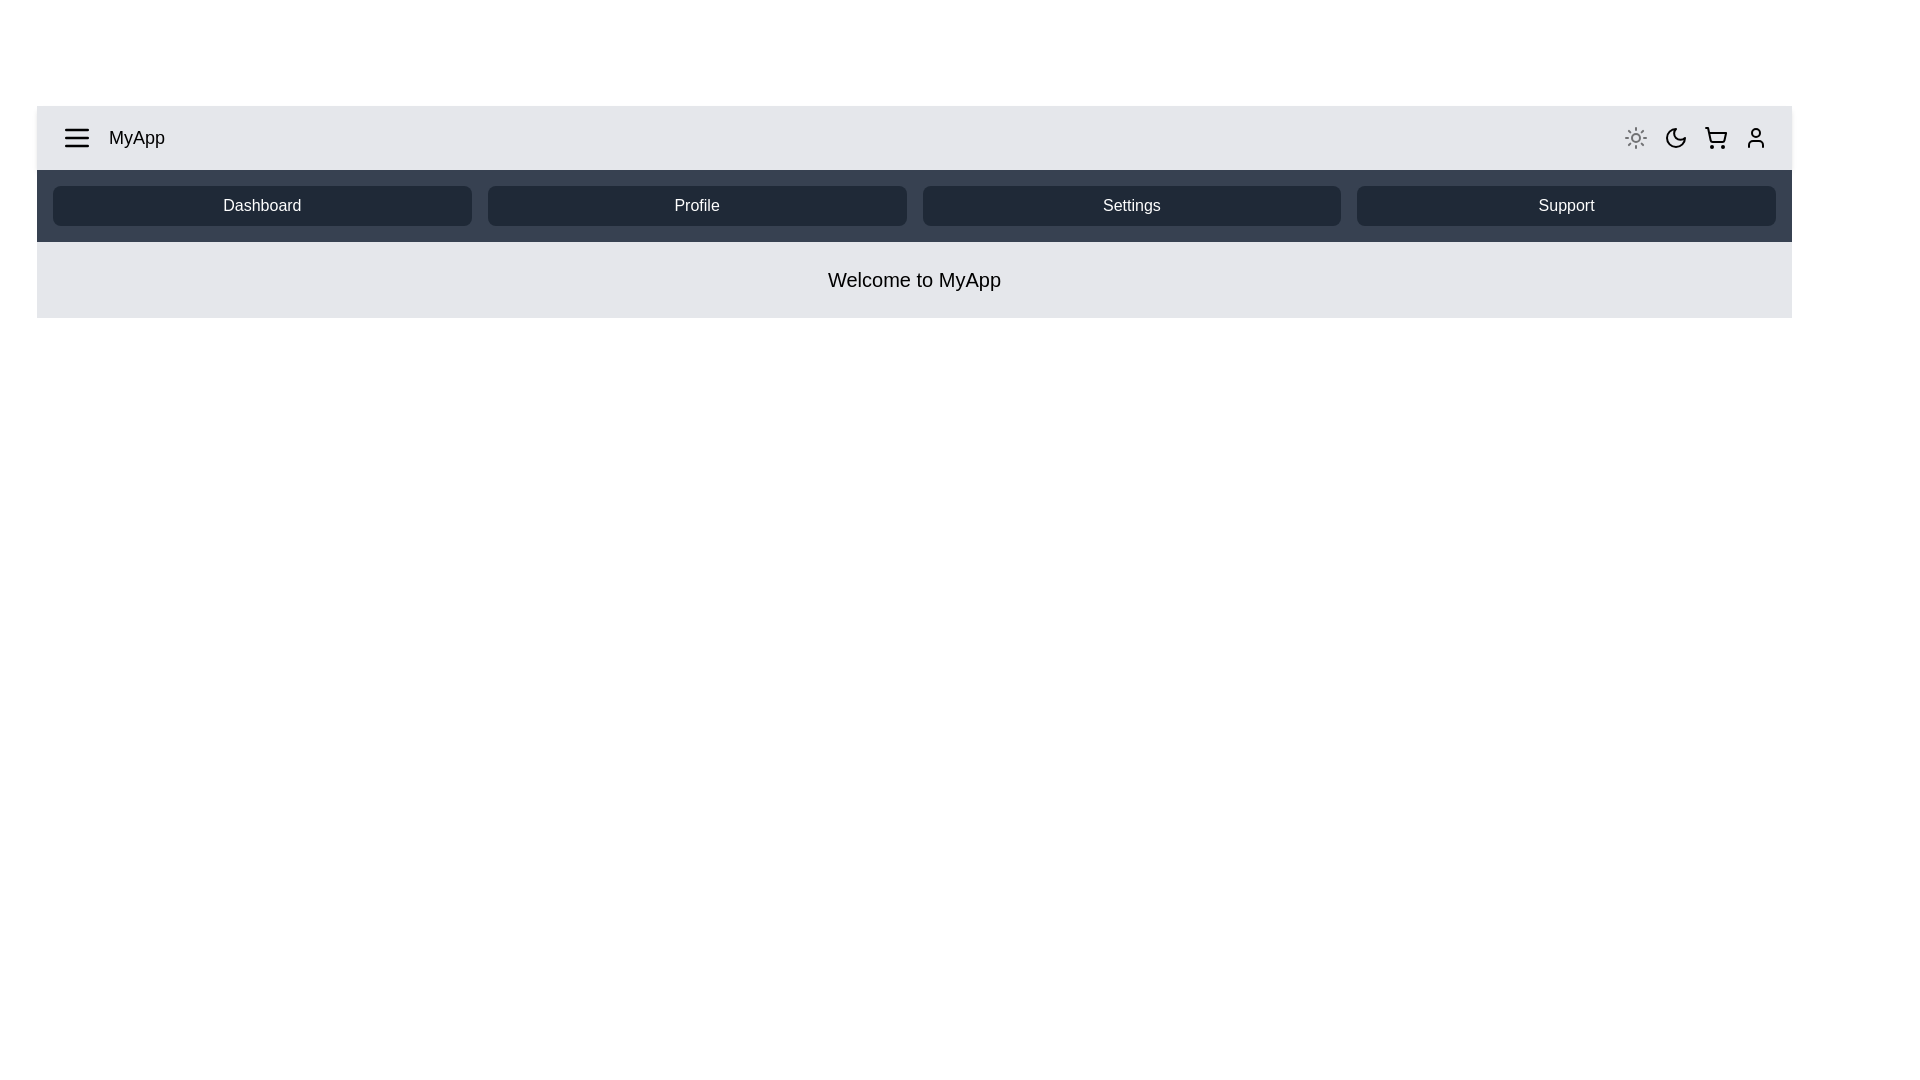  I want to click on the Support button in the navigation bar, so click(1564, 205).